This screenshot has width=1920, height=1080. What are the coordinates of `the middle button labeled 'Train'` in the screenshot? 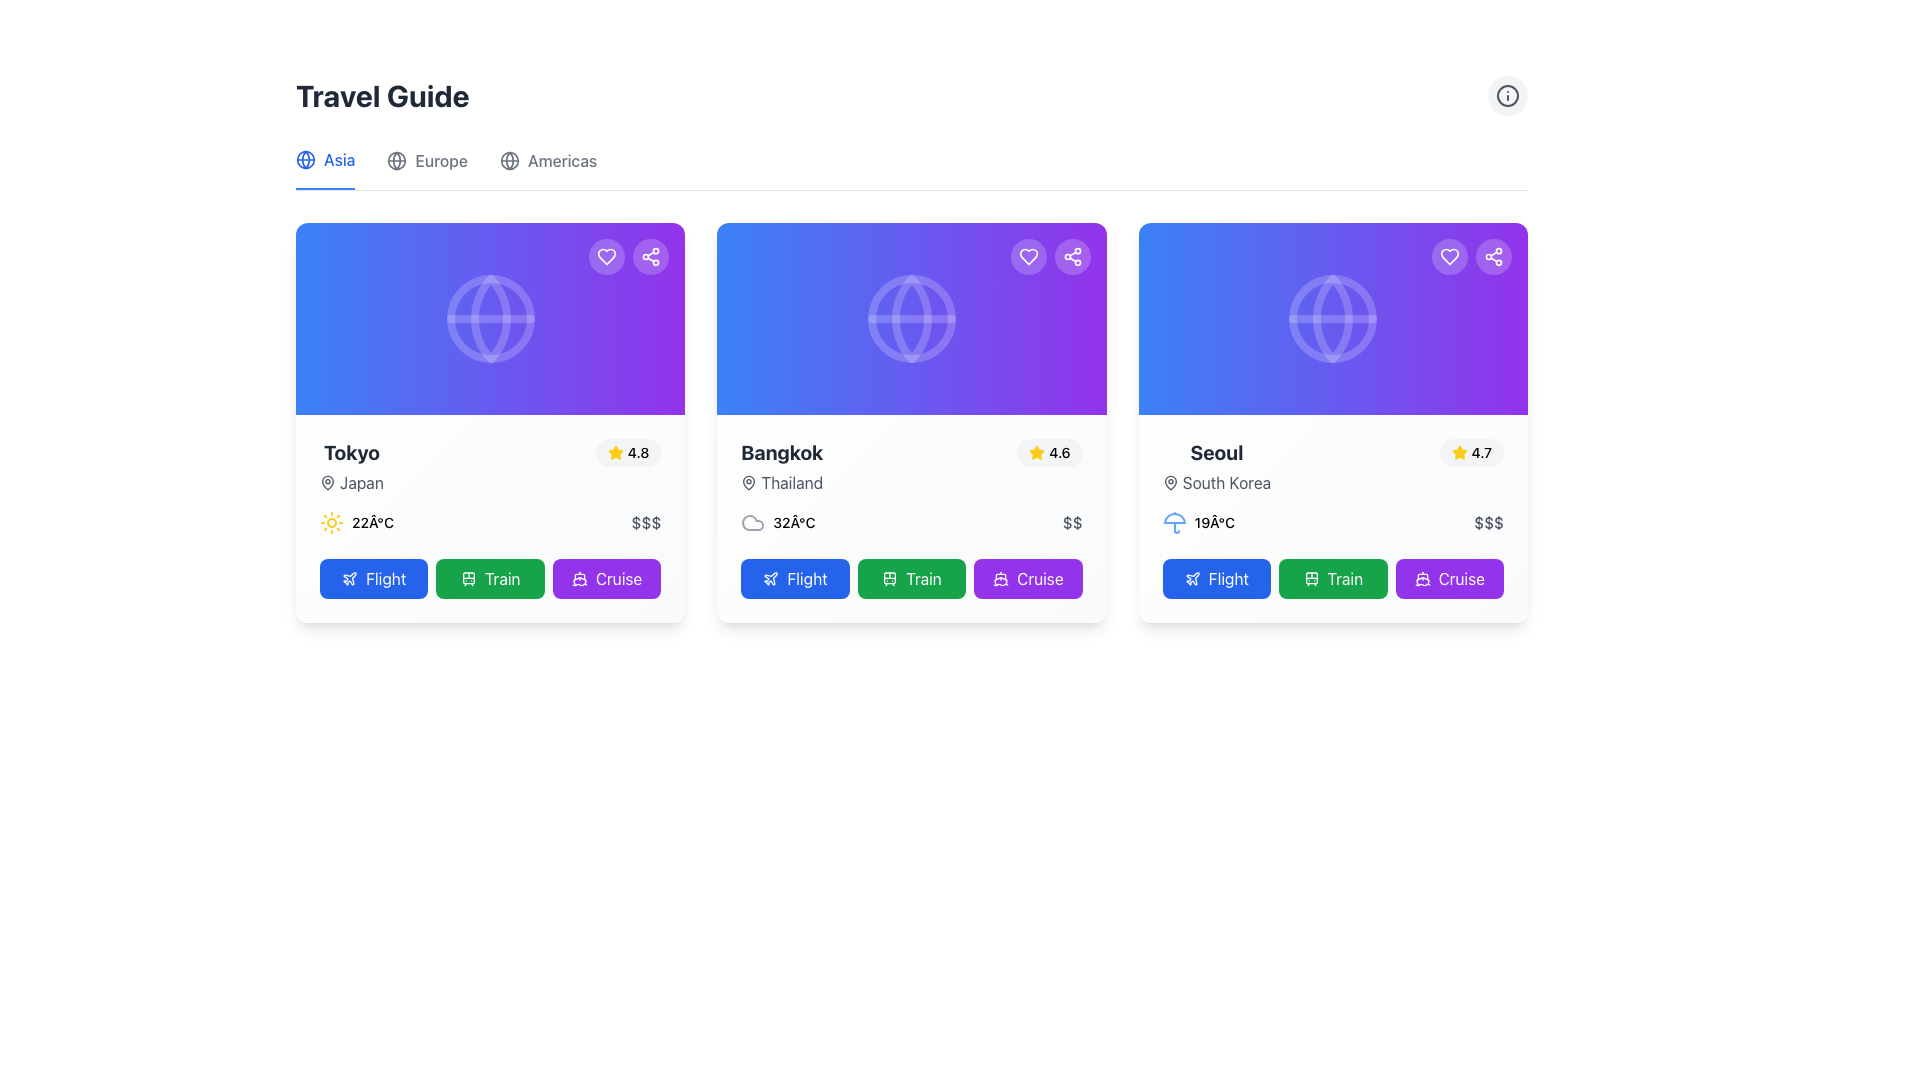 It's located at (1333, 578).